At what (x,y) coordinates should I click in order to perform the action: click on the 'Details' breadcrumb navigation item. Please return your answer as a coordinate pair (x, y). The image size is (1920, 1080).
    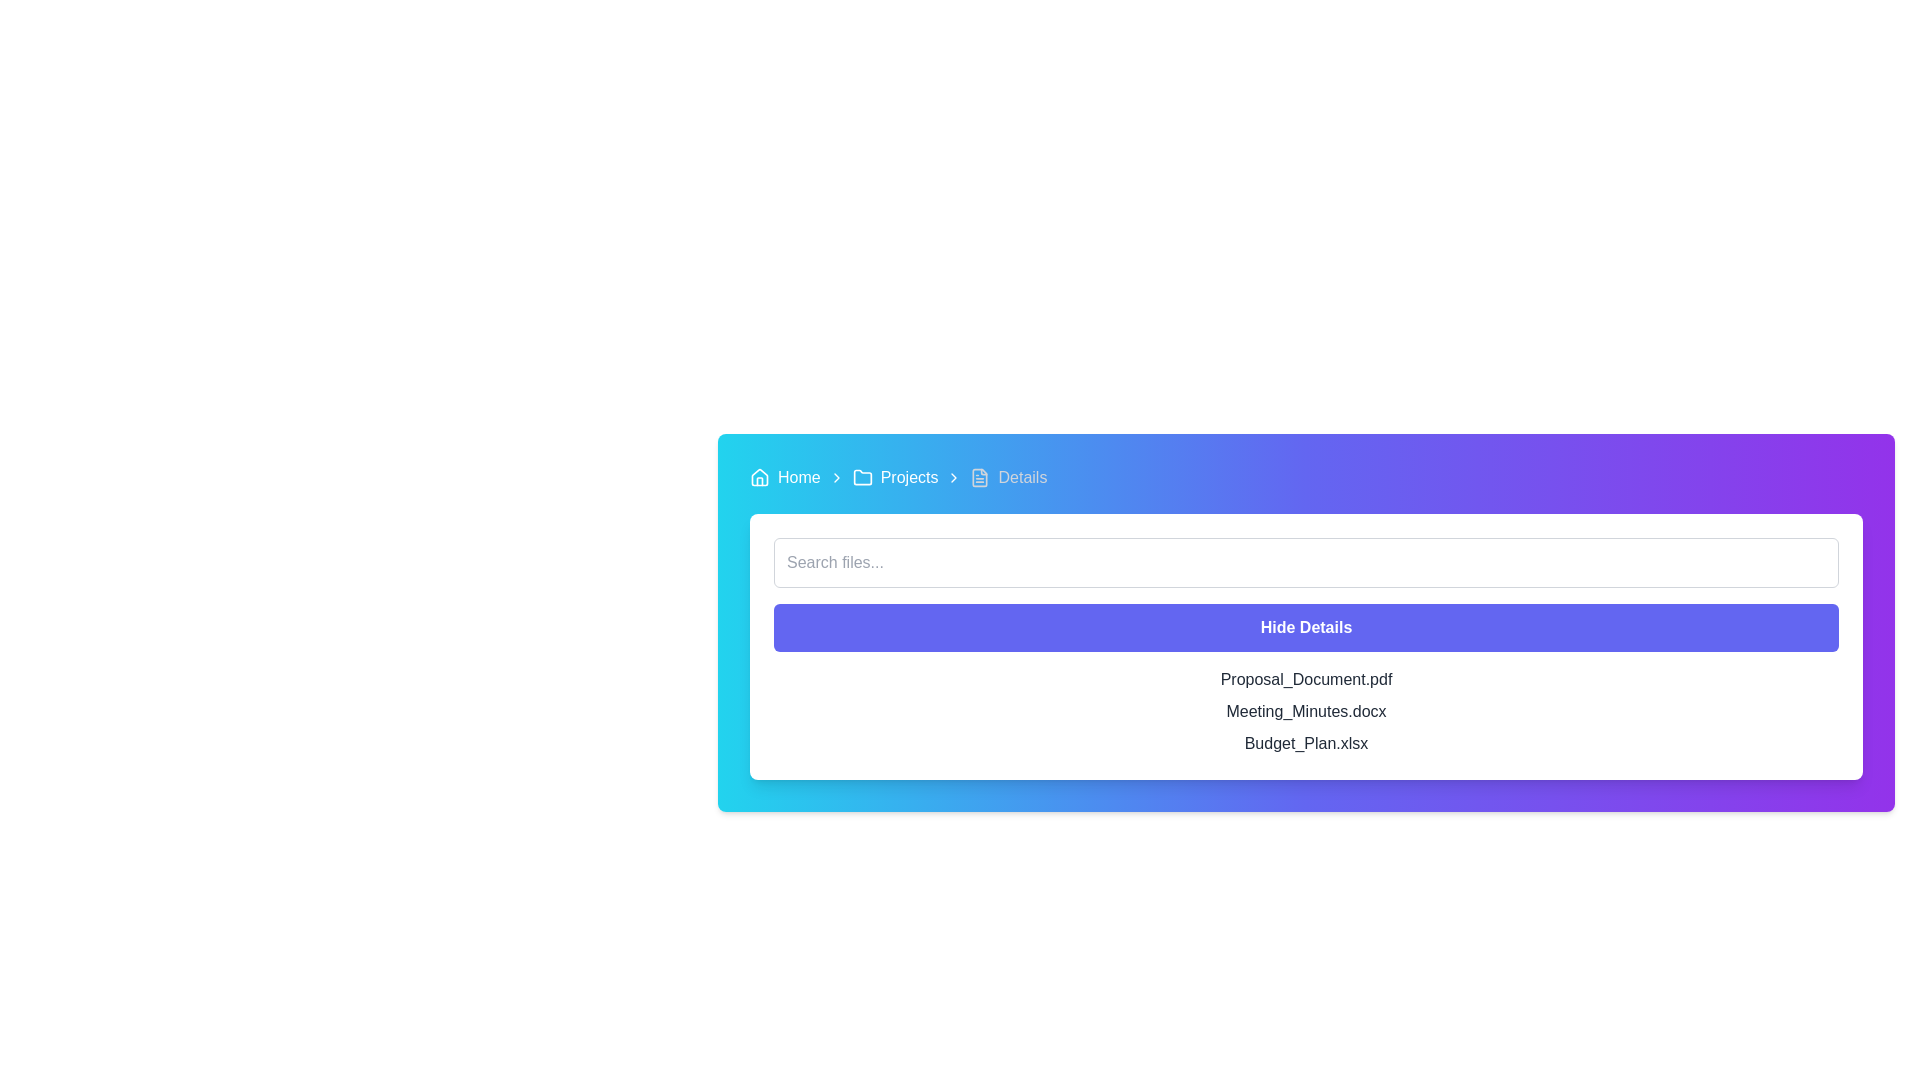
    Looking at the image, I should click on (1008, 478).